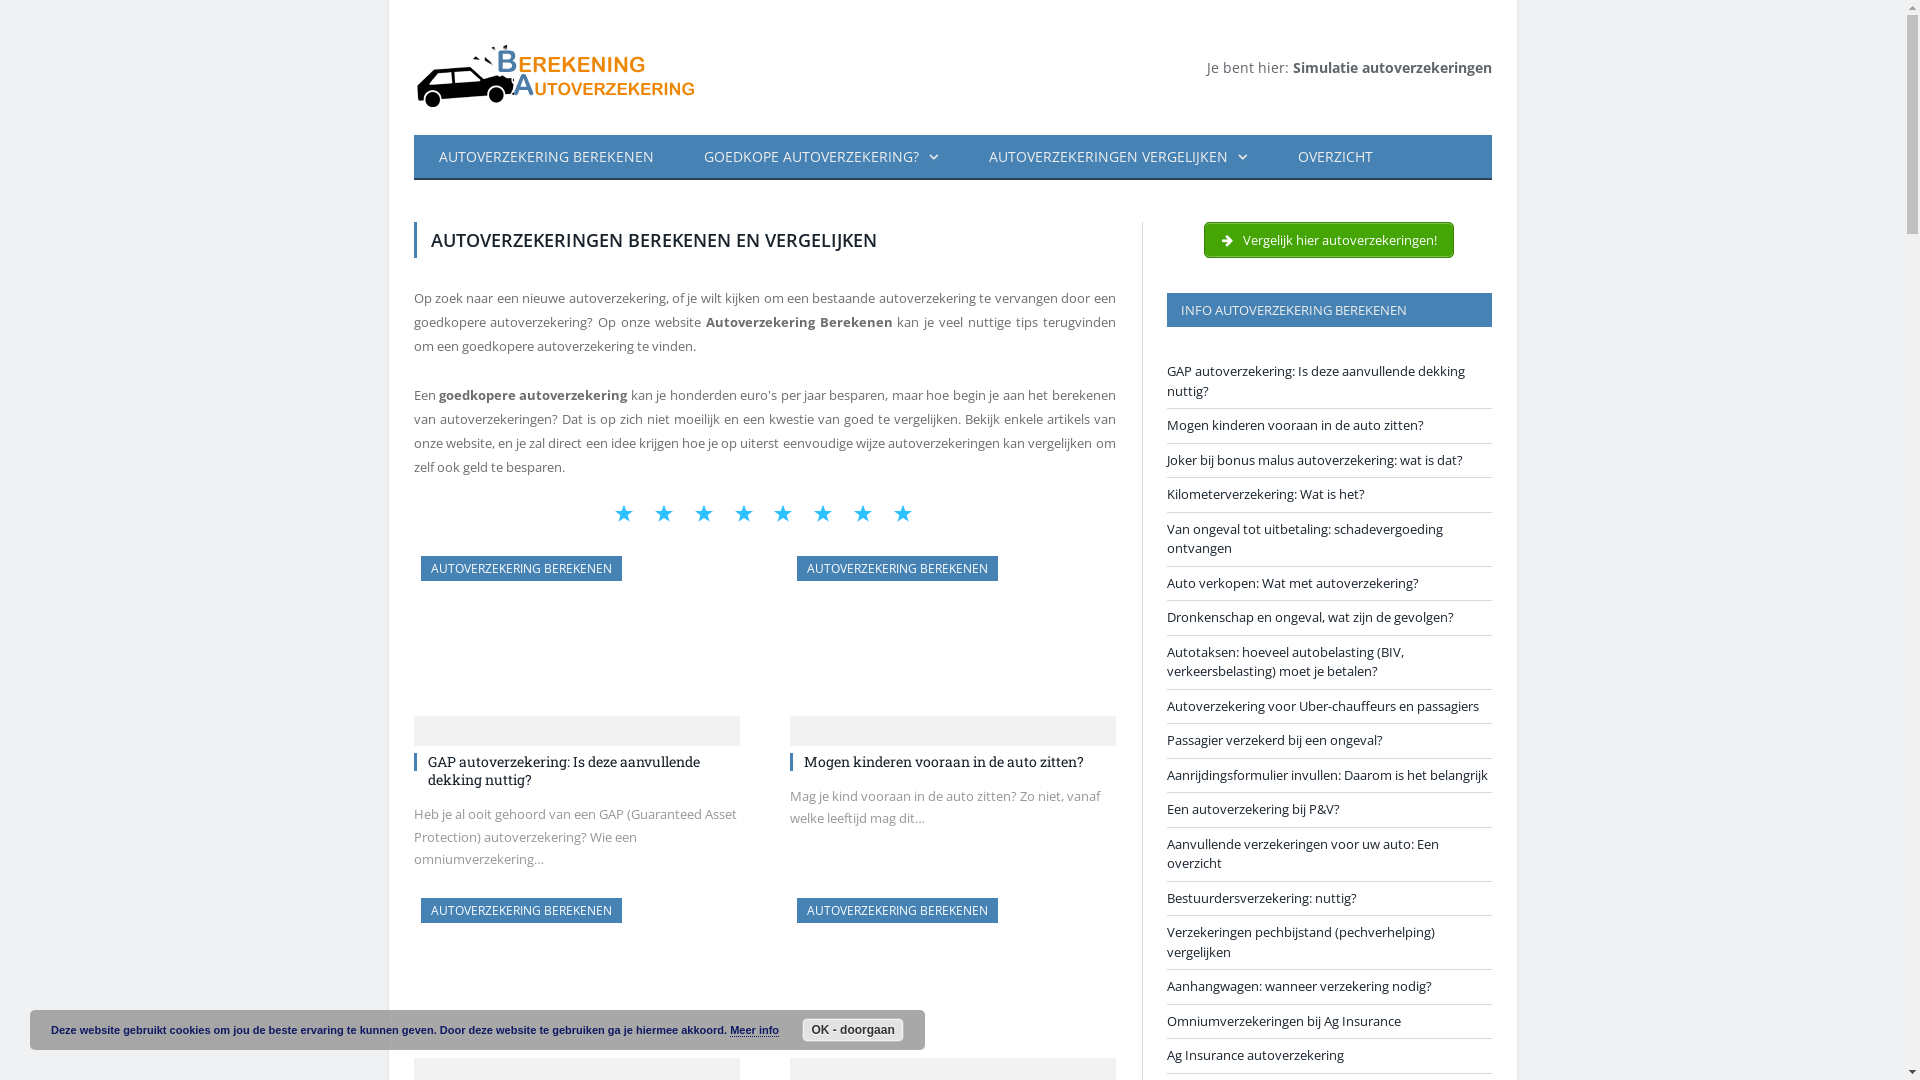 The image size is (1920, 1080). What do you see at coordinates (801, 1029) in the screenshot?
I see `'OK - doorgaan'` at bounding box center [801, 1029].